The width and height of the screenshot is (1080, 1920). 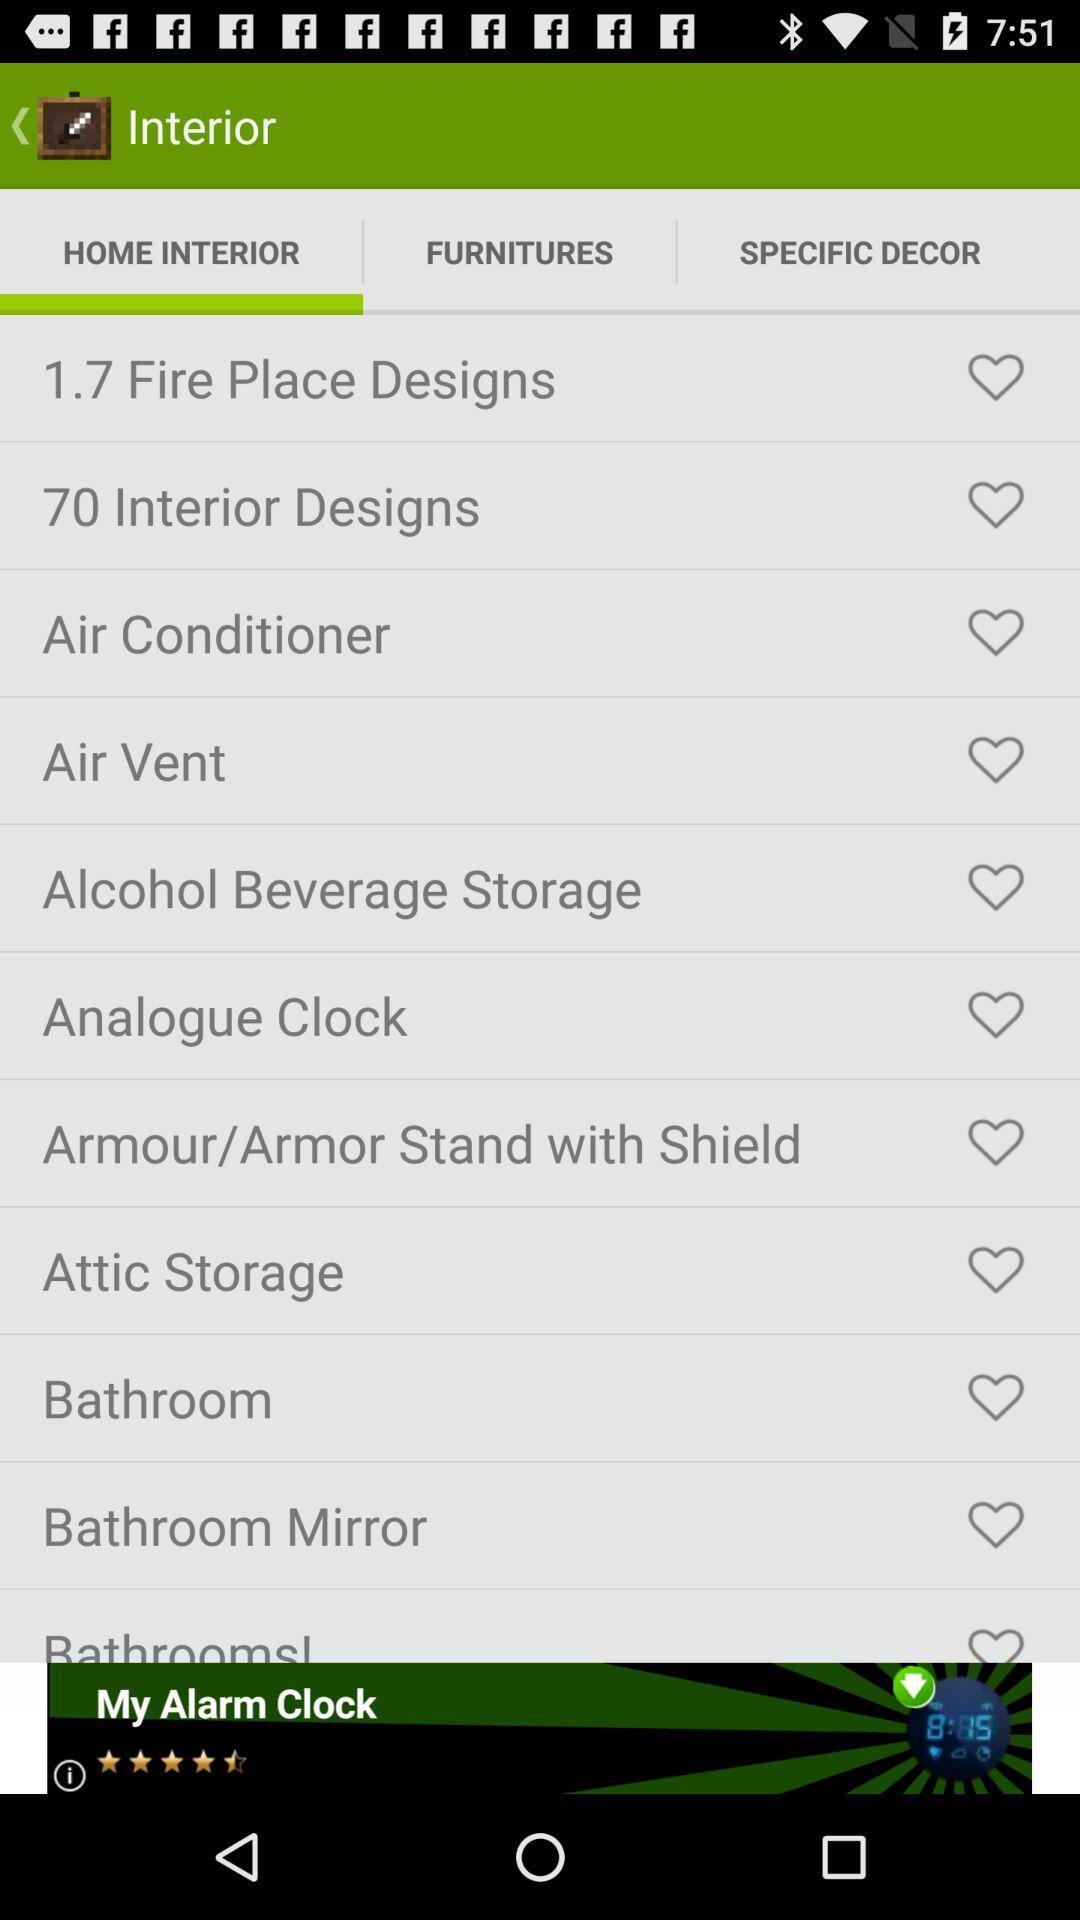 I want to click on to favorite, so click(x=995, y=1524).